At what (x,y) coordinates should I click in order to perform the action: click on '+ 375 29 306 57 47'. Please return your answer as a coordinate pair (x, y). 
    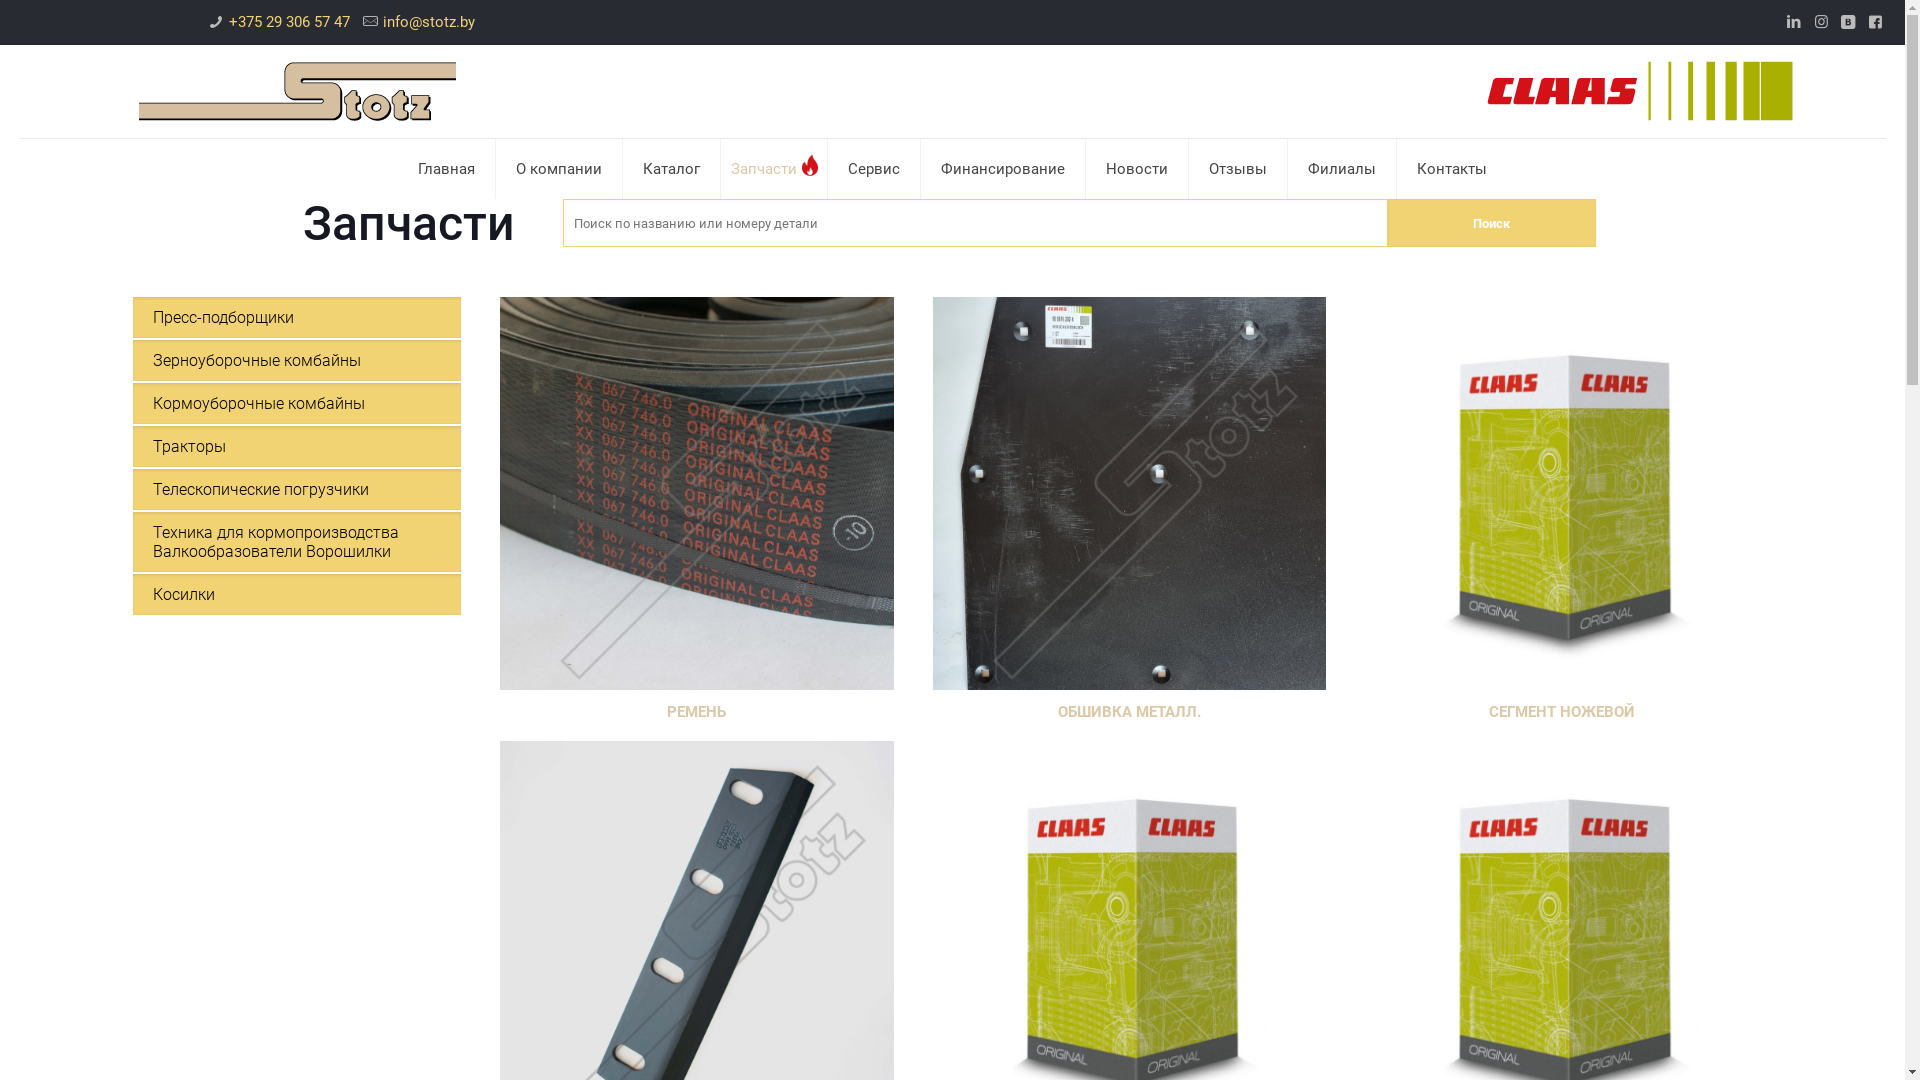
    Looking at the image, I should click on (1321, 741).